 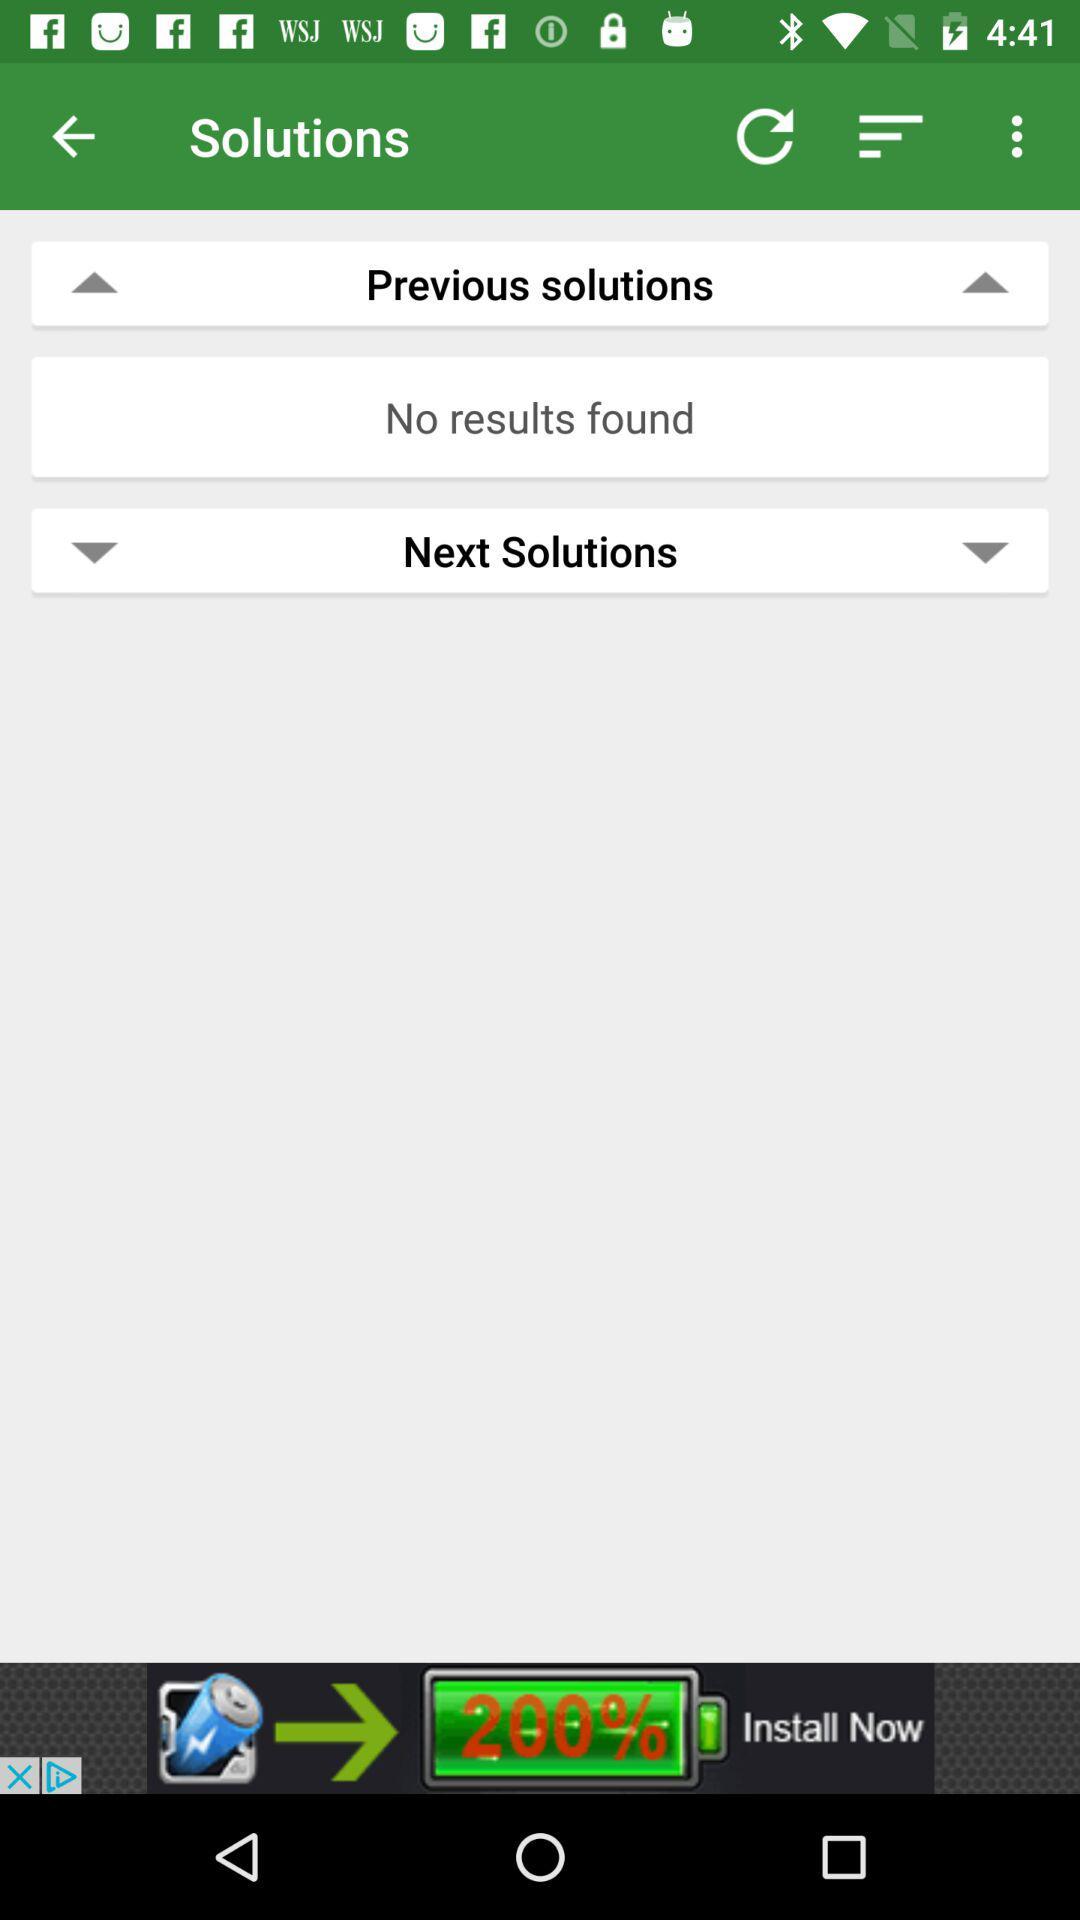 I want to click on advertisement, so click(x=540, y=1727).